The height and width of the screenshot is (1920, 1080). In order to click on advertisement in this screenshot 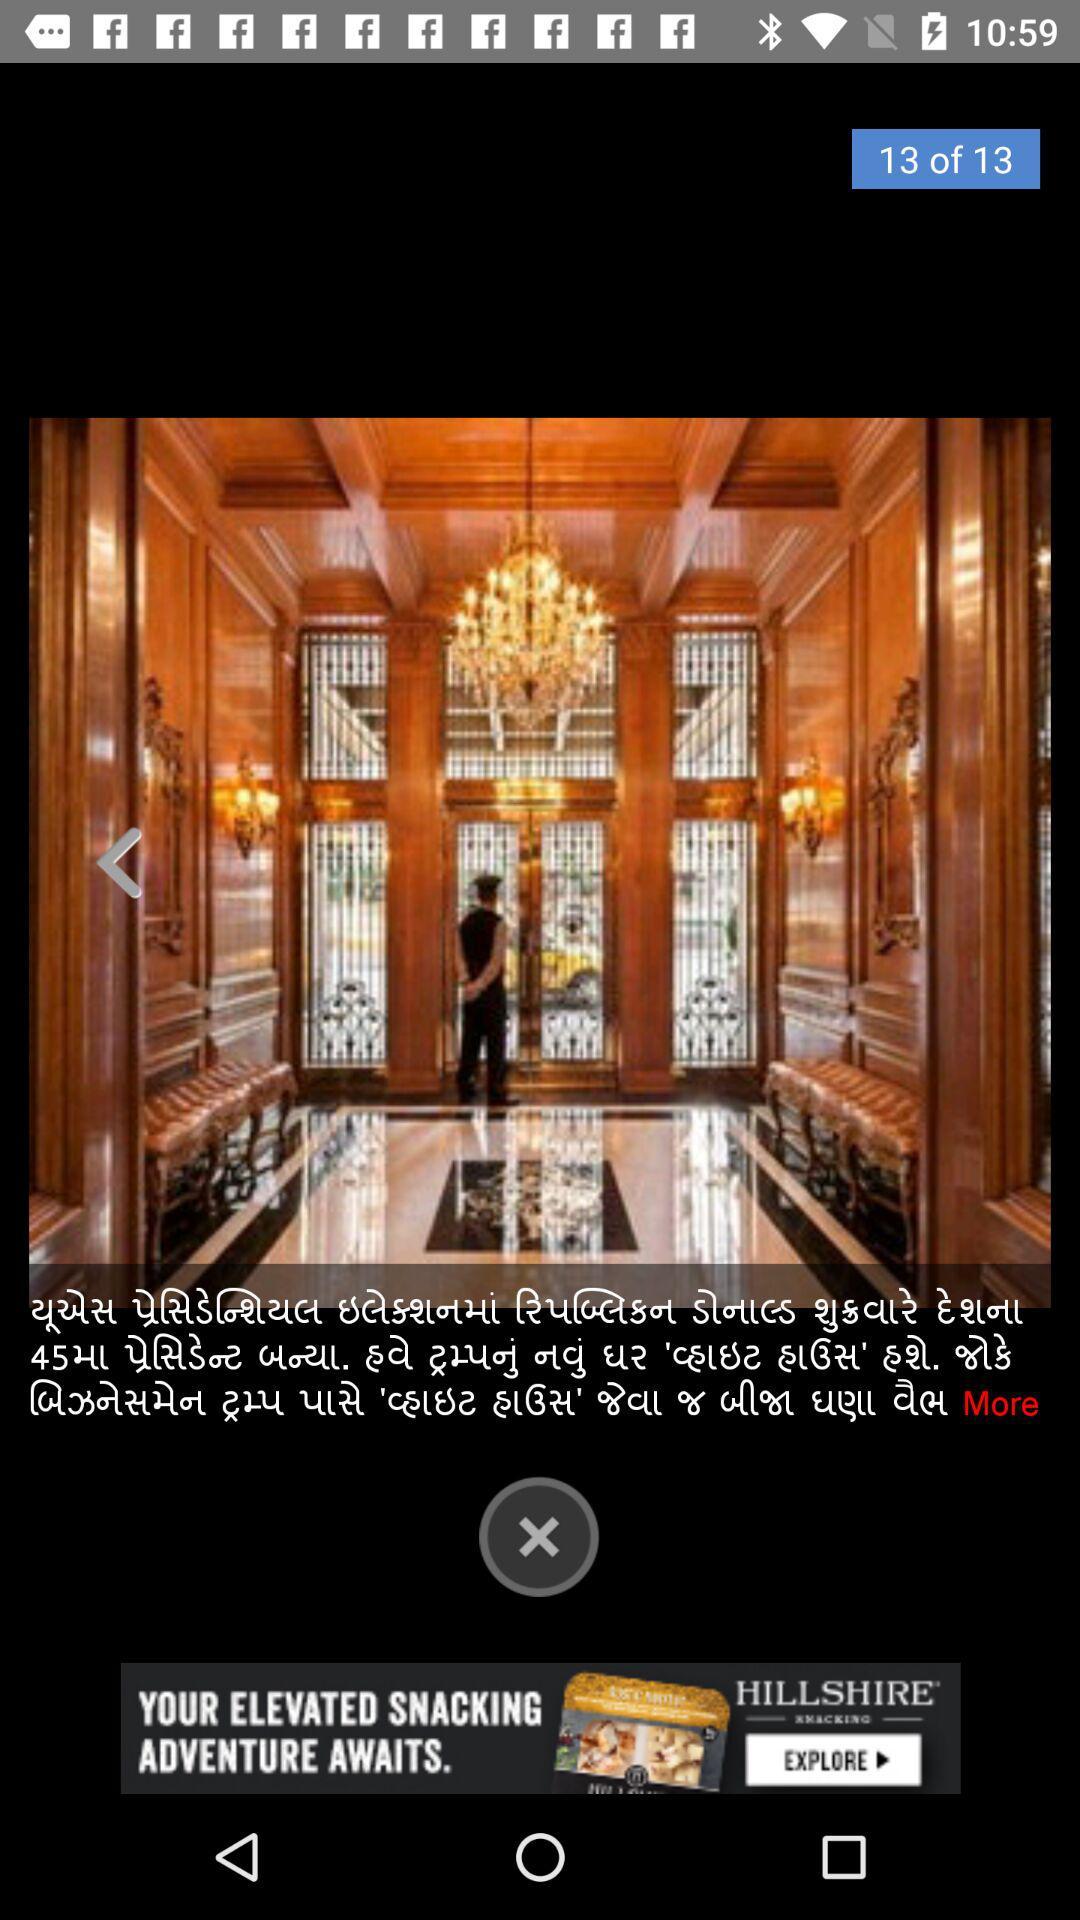, I will do `click(540, 1727)`.